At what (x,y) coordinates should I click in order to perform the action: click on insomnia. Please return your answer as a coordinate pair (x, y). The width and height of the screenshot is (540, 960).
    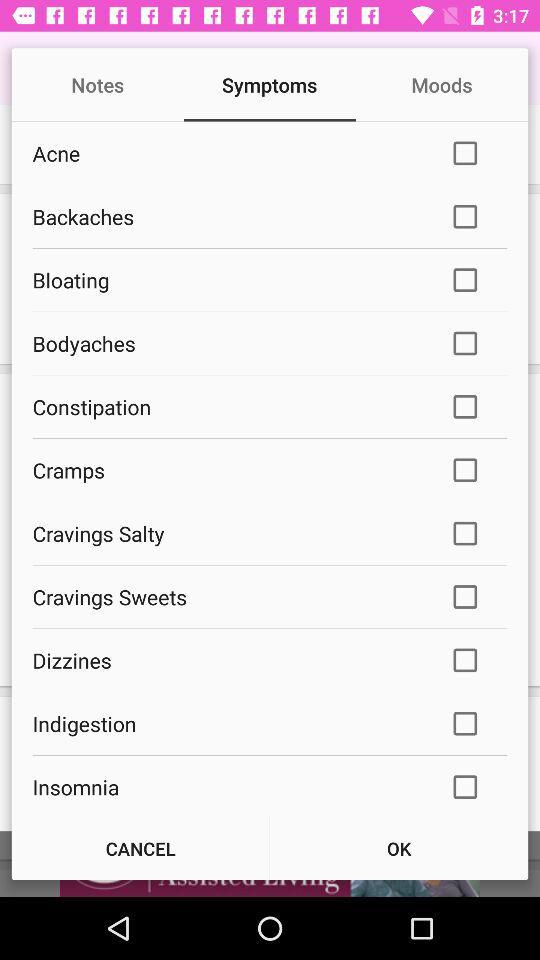
    Looking at the image, I should click on (226, 787).